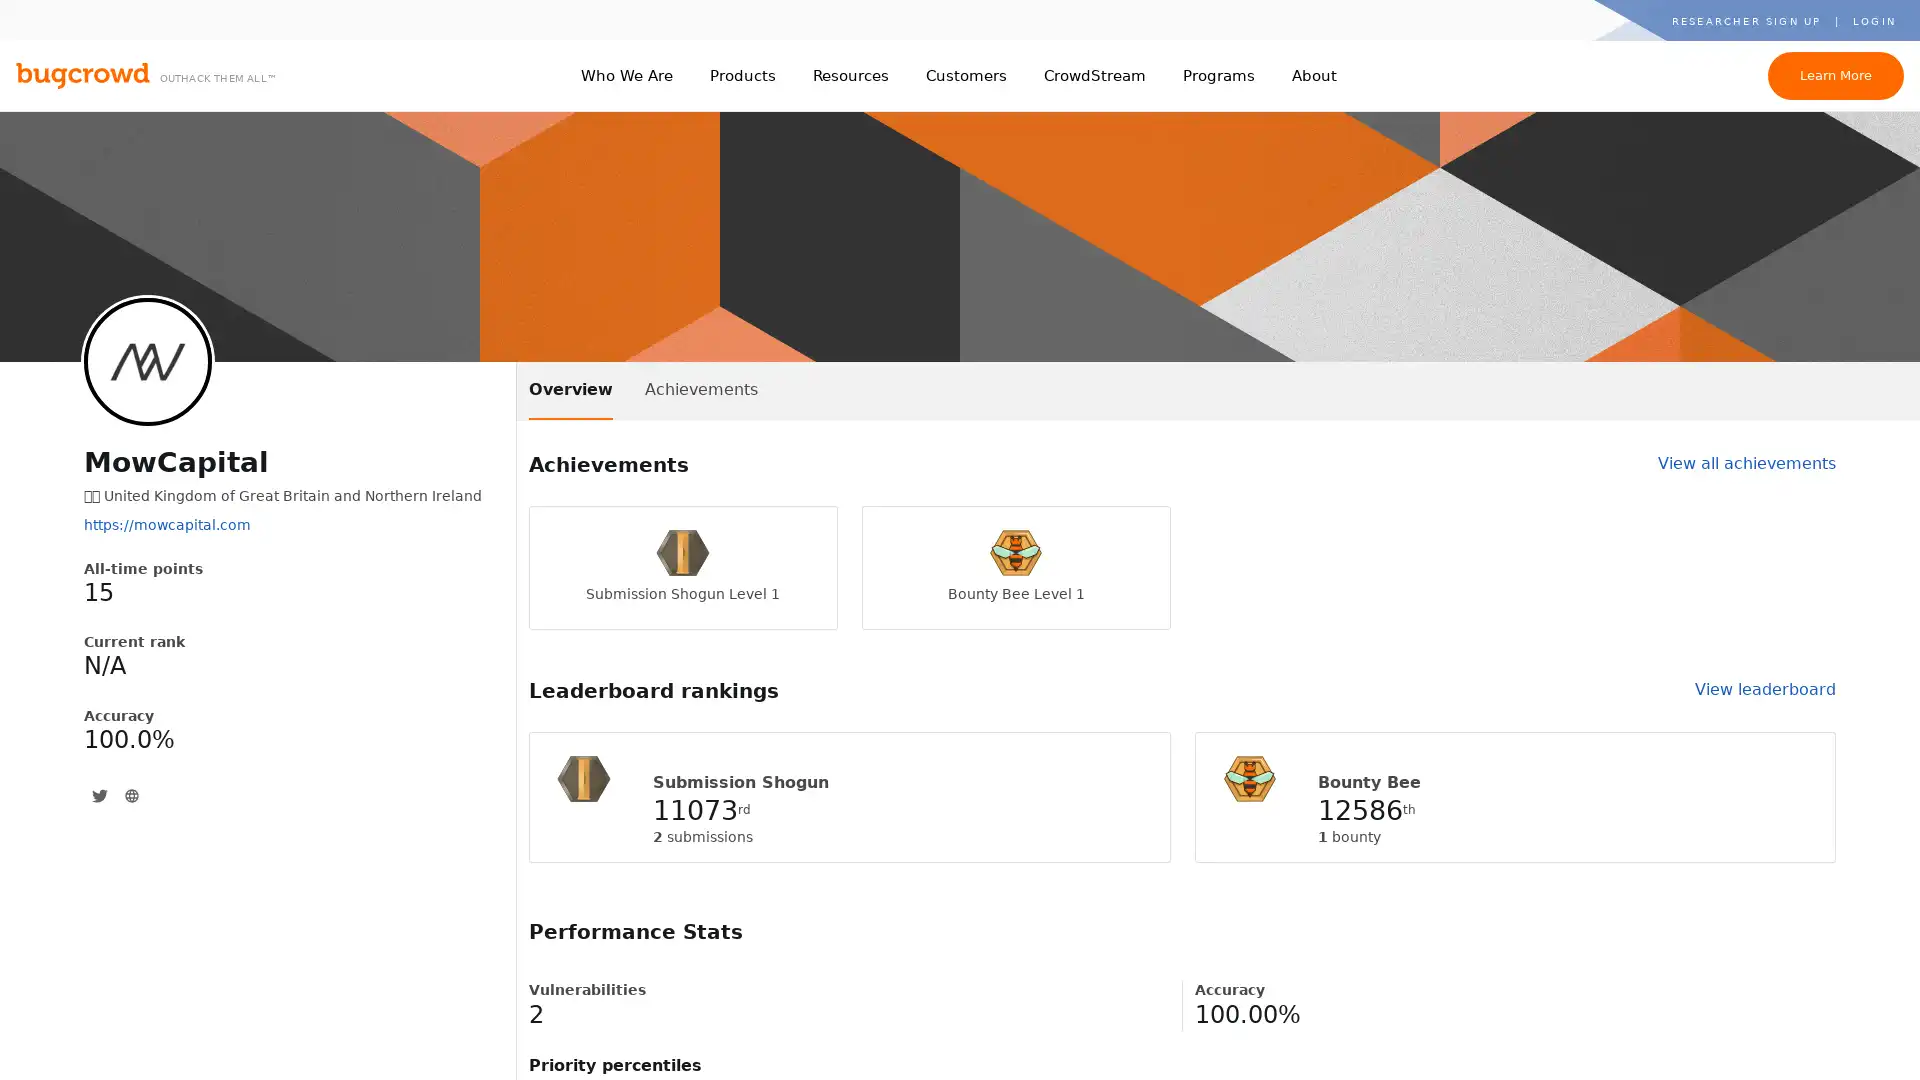 The width and height of the screenshot is (1920, 1080). What do you see at coordinates (682, 567) in the screenshot?
I see `Submission Shogun Level 1 Submission Shogun Level 1` at bounding box center [682, 567].